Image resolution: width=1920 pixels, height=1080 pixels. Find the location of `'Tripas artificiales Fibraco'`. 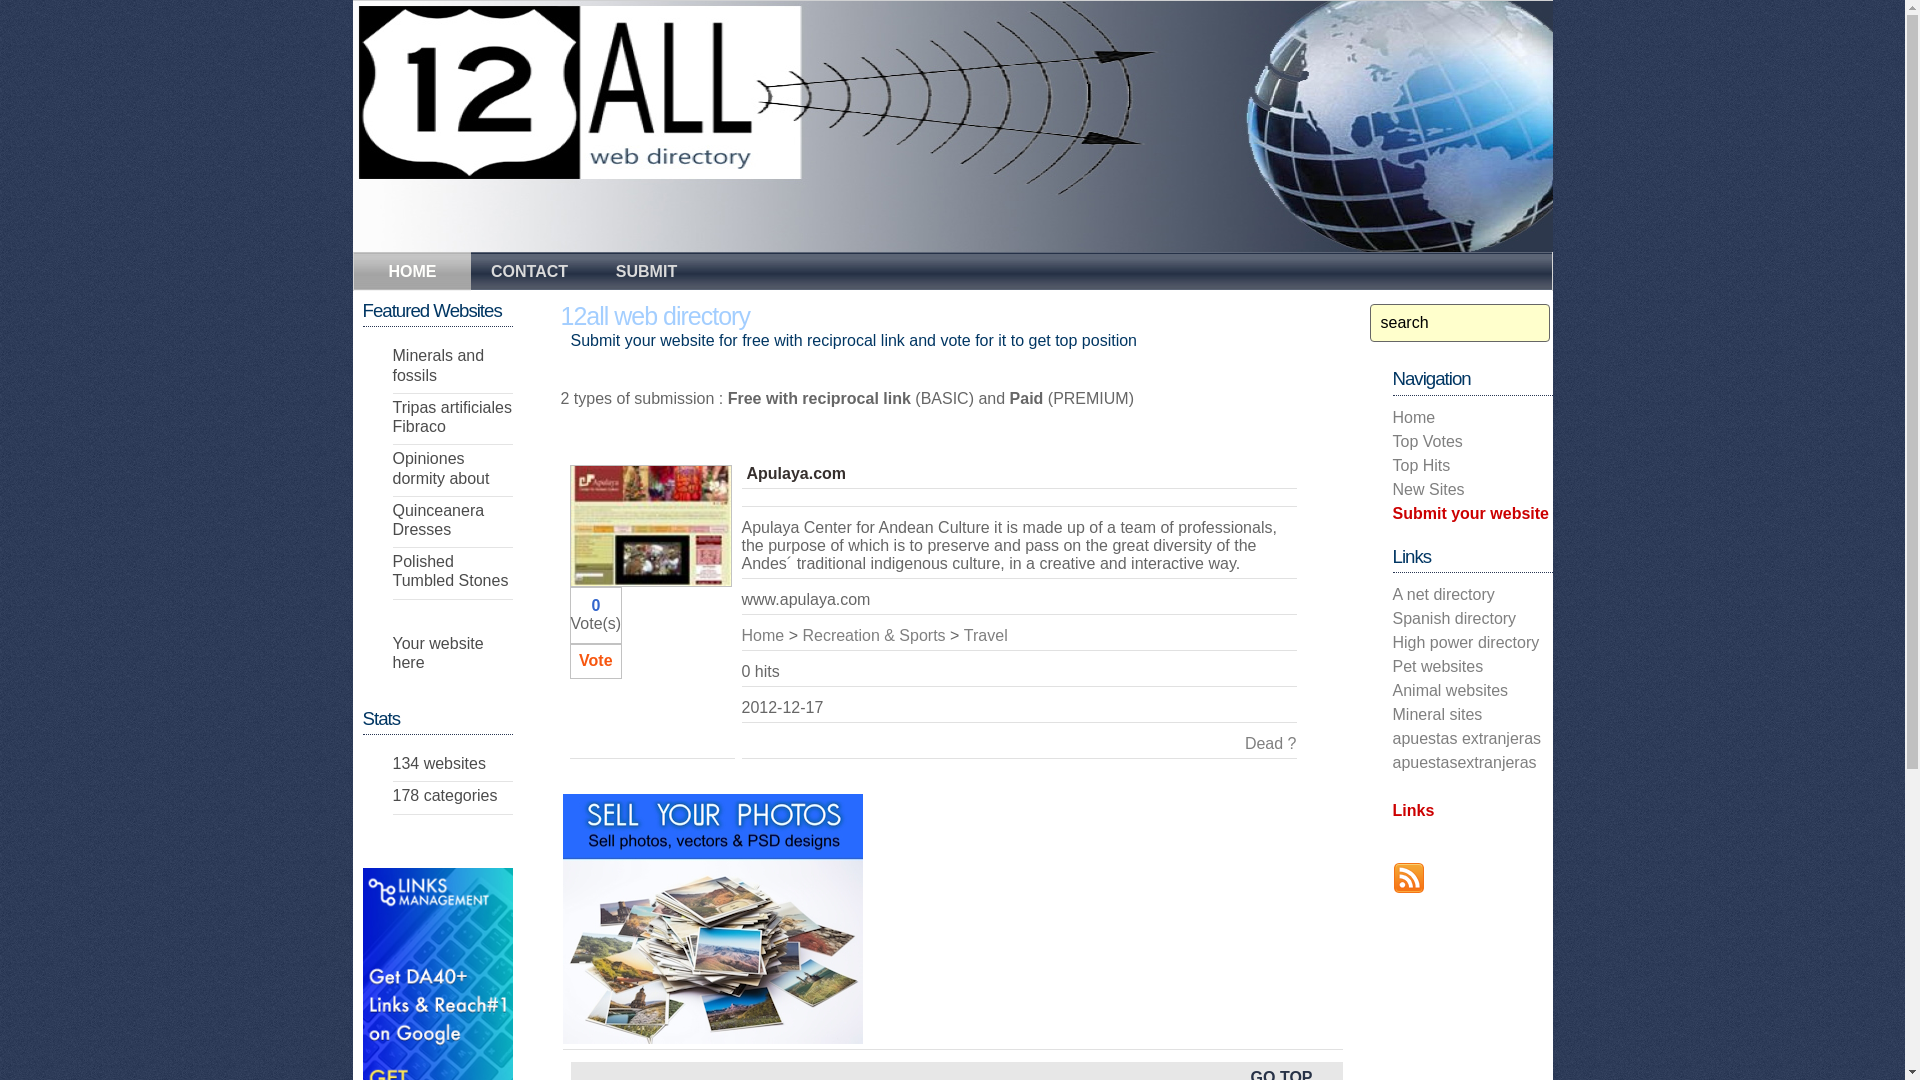

'Tripas artificiales Fibraco' is located at coordinates (392, 415).